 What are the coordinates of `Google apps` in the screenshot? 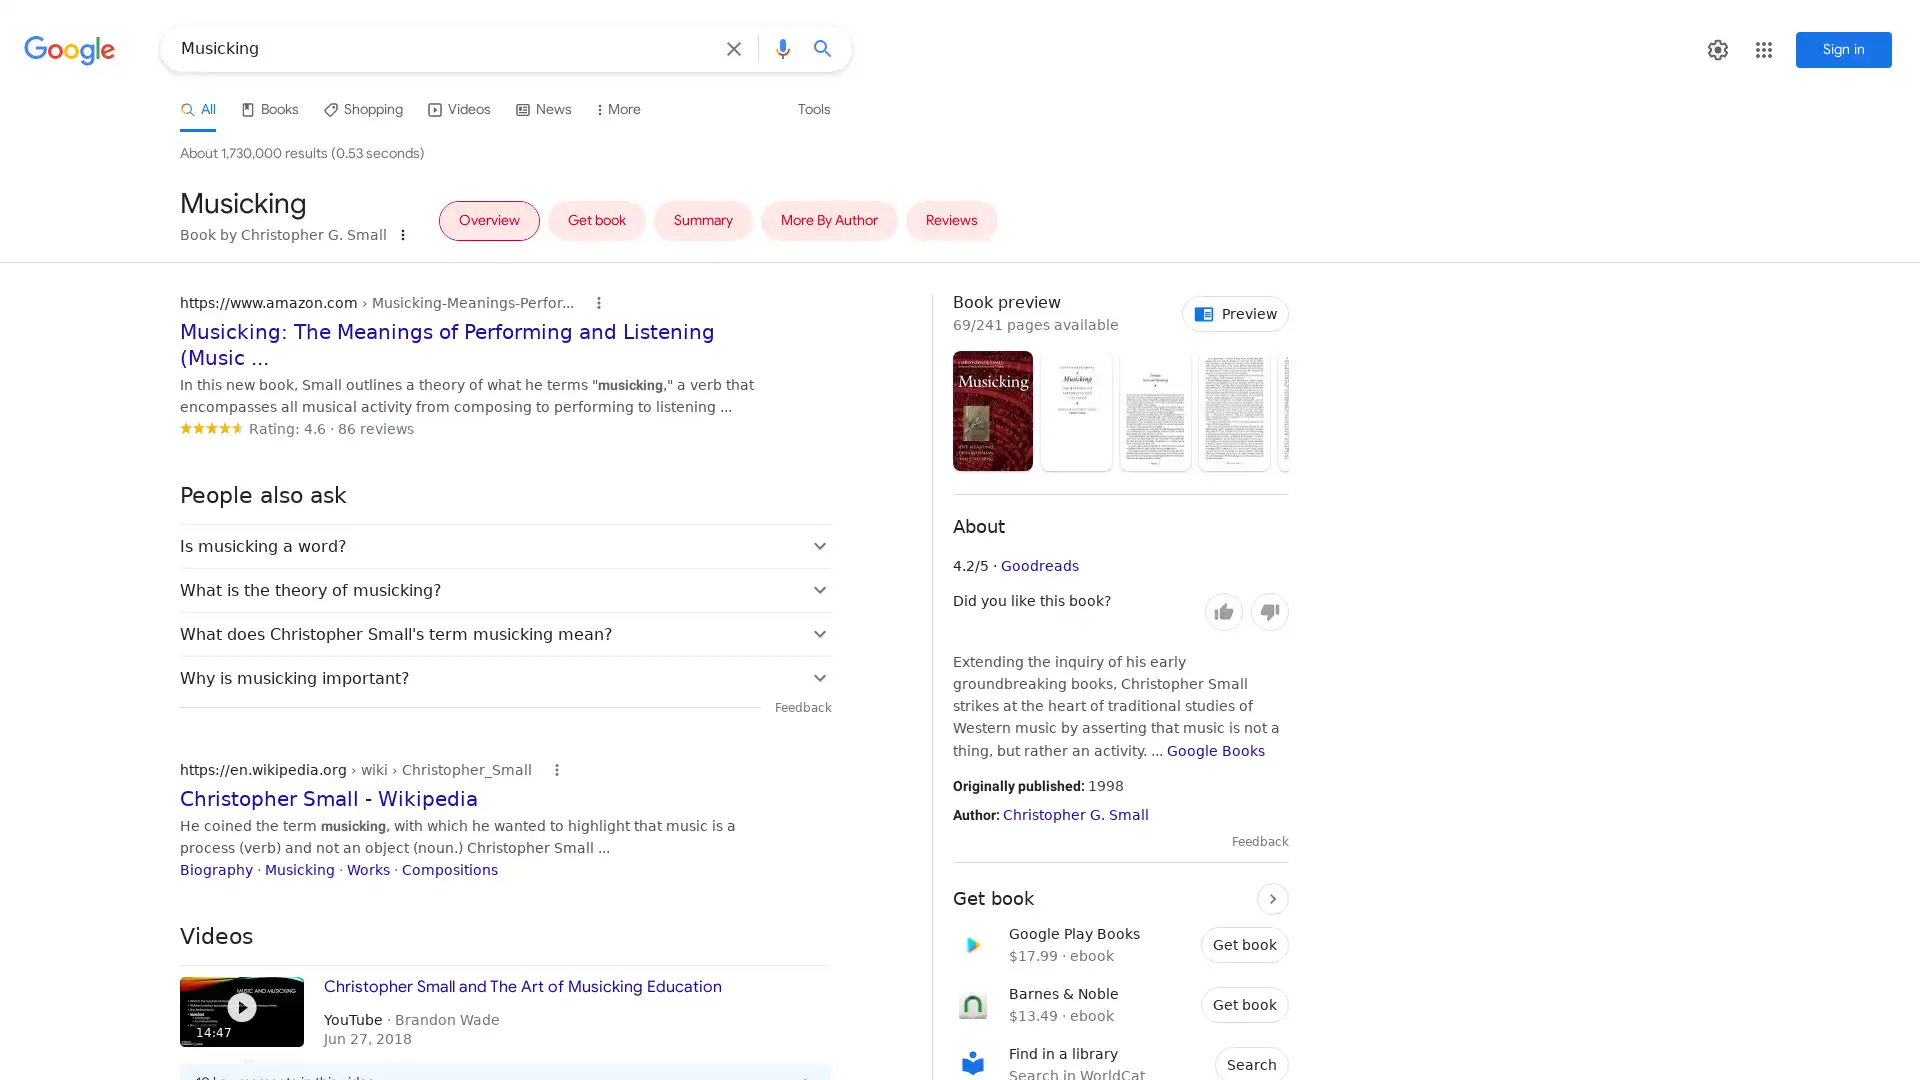 It's located at (1780, 49).